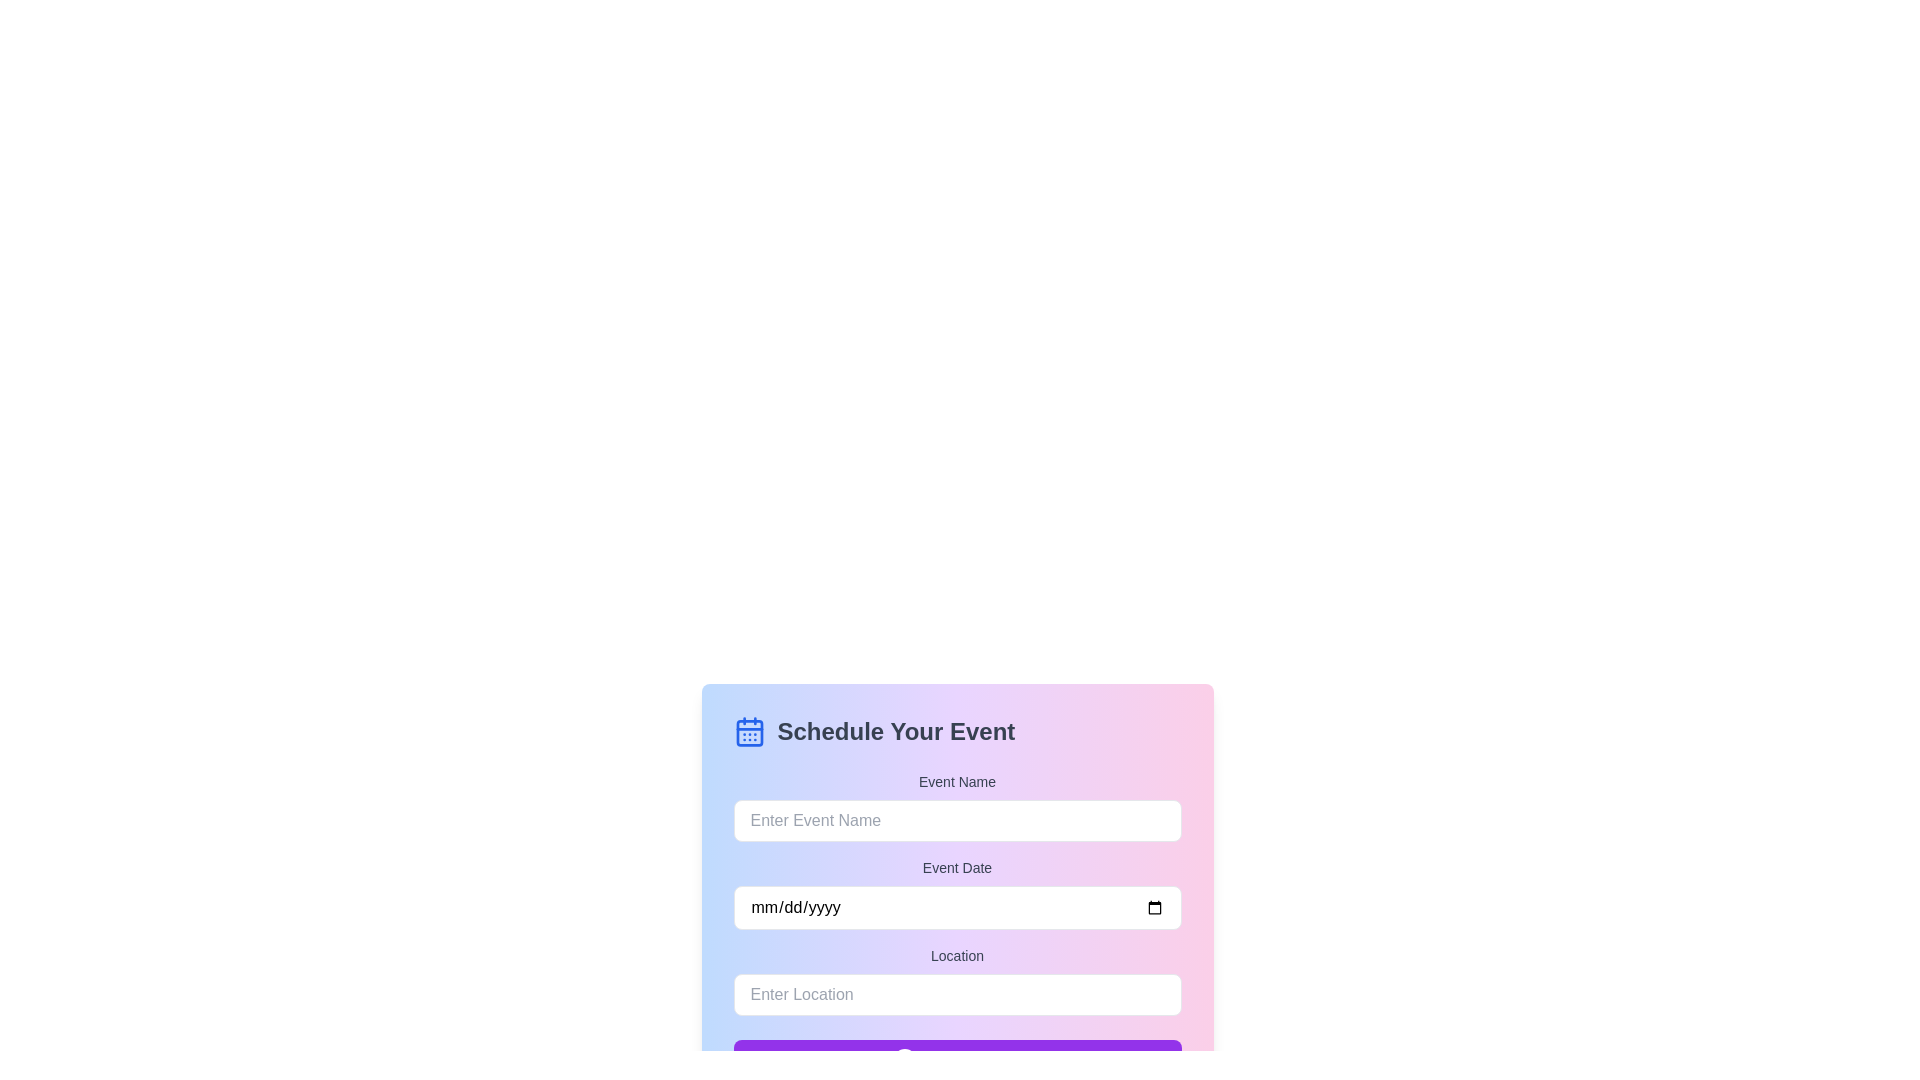  What do you see at coordinates (956, 907) in the screenshot?
I see `the Date input field with calendar picker, which has a placeholder formatted as 'mm/dd/yyyy', to focus the input` at bounding box center [956, 907].